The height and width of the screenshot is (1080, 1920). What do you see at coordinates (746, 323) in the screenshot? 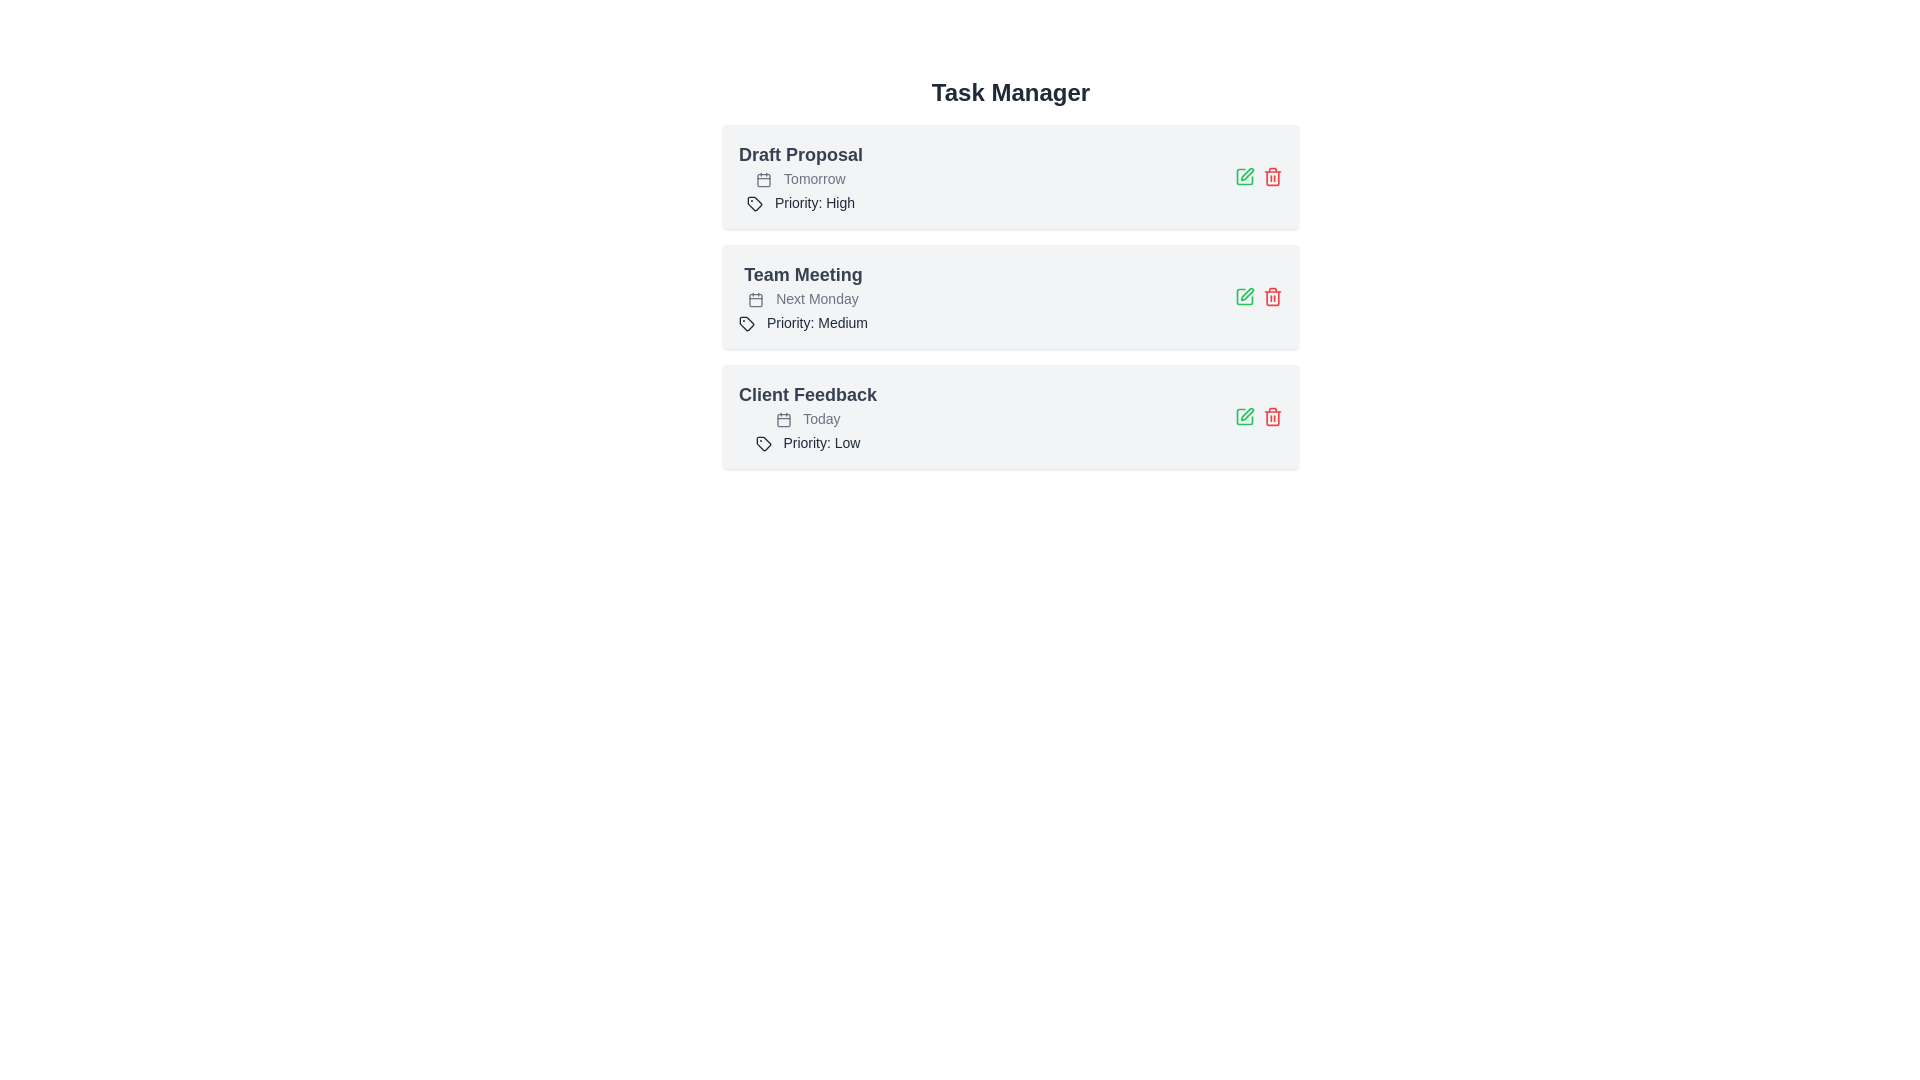
I see `the priority icon located to the left of the 'Priority: Medium' text in the 'Team Meeting' section of the task entries in the 'Task Manager'` at bounding box center [746, 323].